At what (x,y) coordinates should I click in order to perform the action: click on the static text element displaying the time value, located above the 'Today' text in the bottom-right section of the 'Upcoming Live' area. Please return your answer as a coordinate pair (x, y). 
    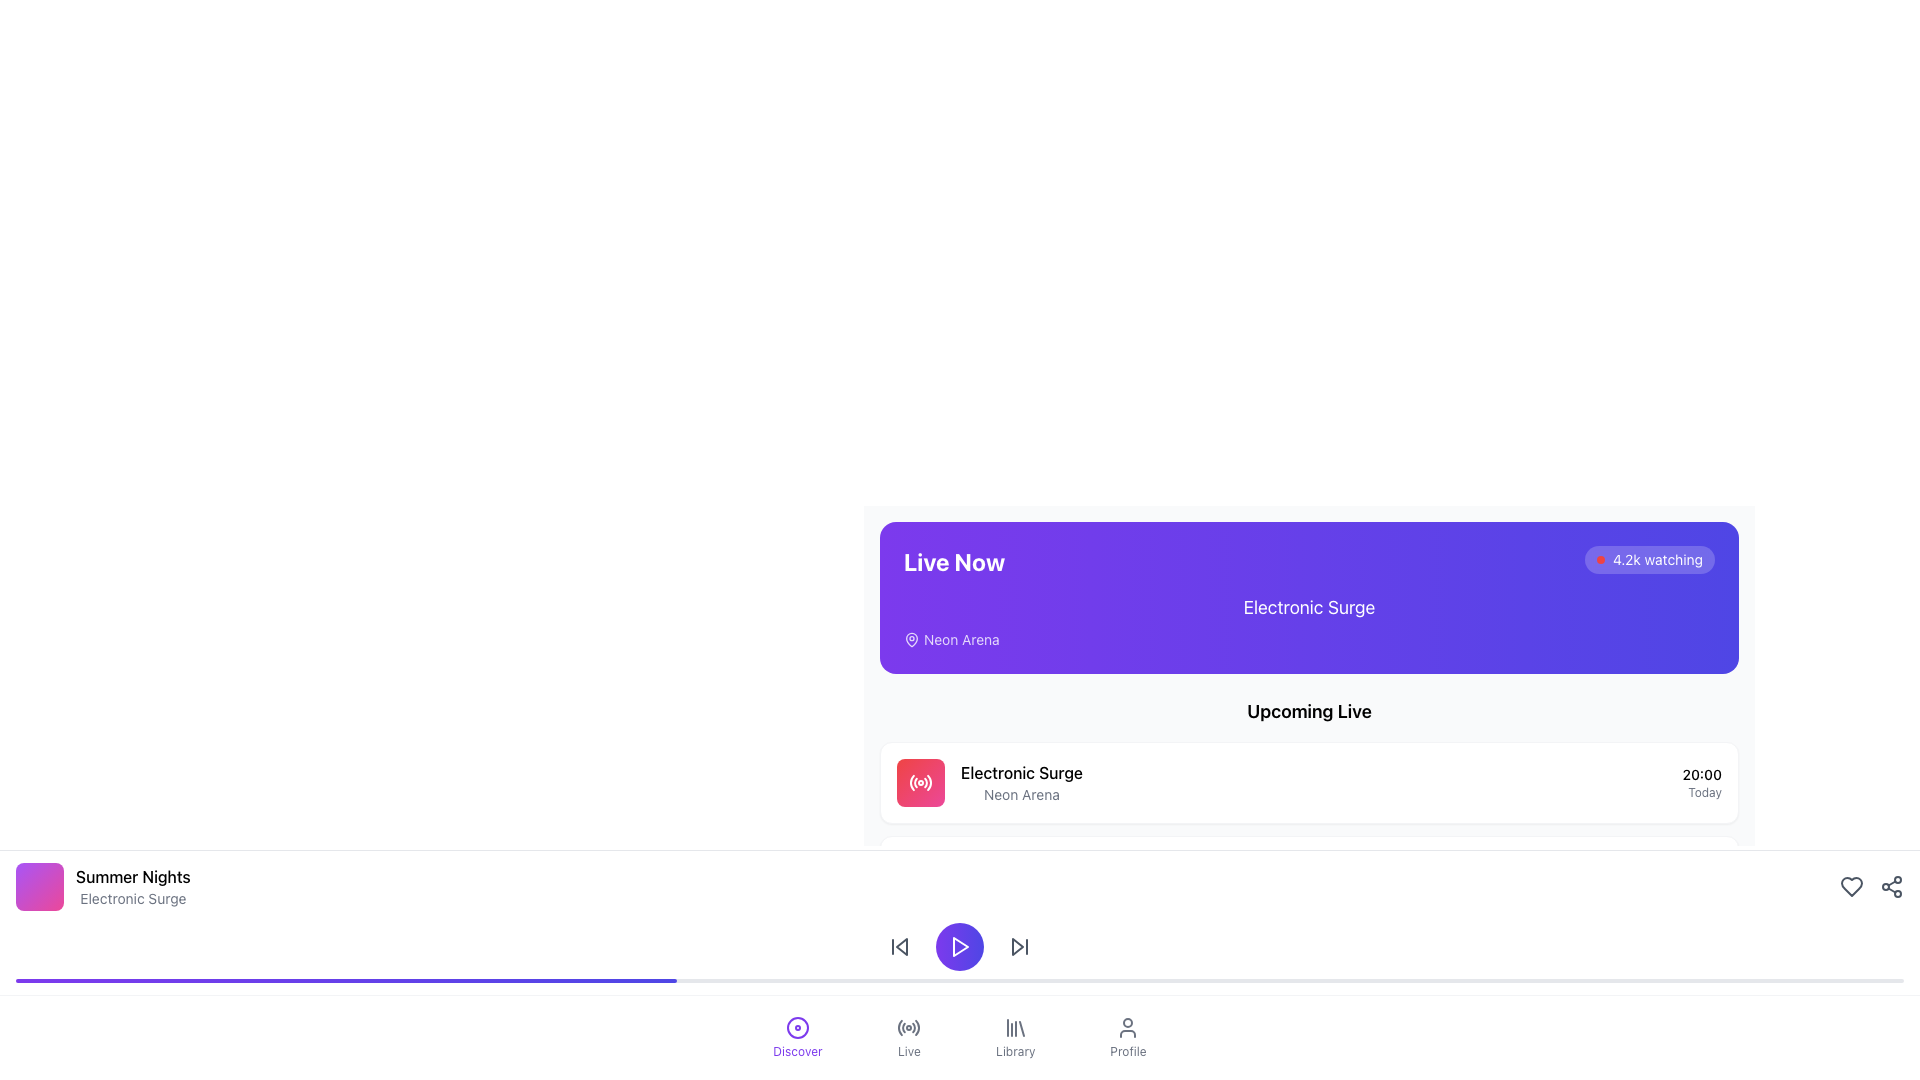
    Looking at the image, I should click on (1701, 774).